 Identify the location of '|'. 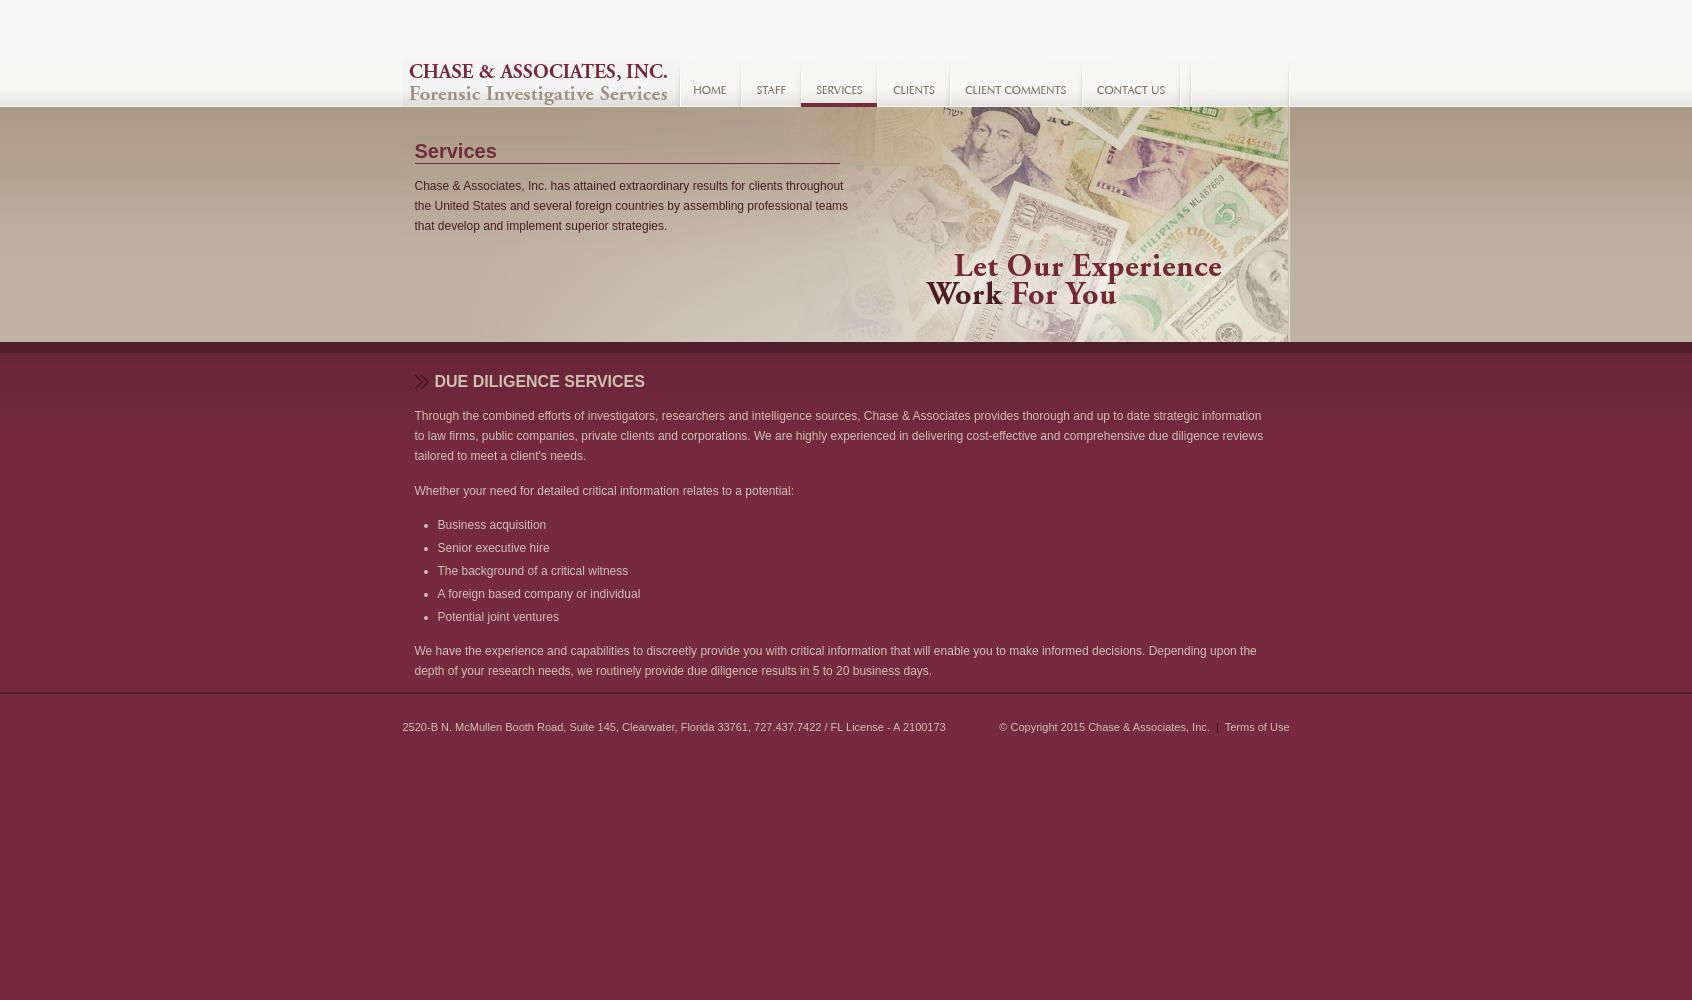
(1215, 726).